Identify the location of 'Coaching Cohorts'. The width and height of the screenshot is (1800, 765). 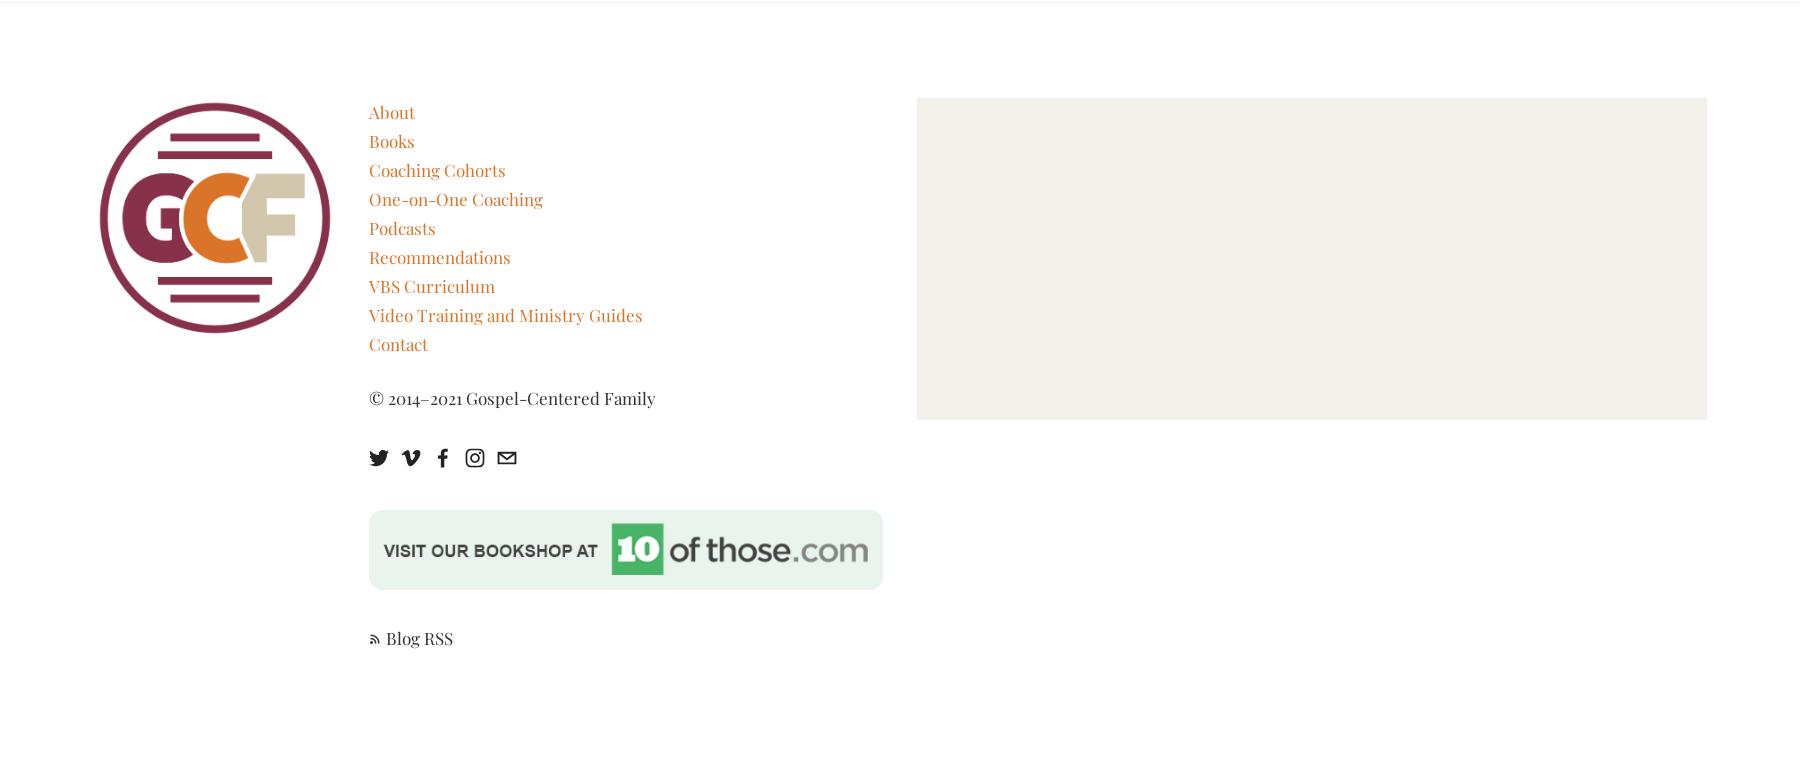
(436, 169).